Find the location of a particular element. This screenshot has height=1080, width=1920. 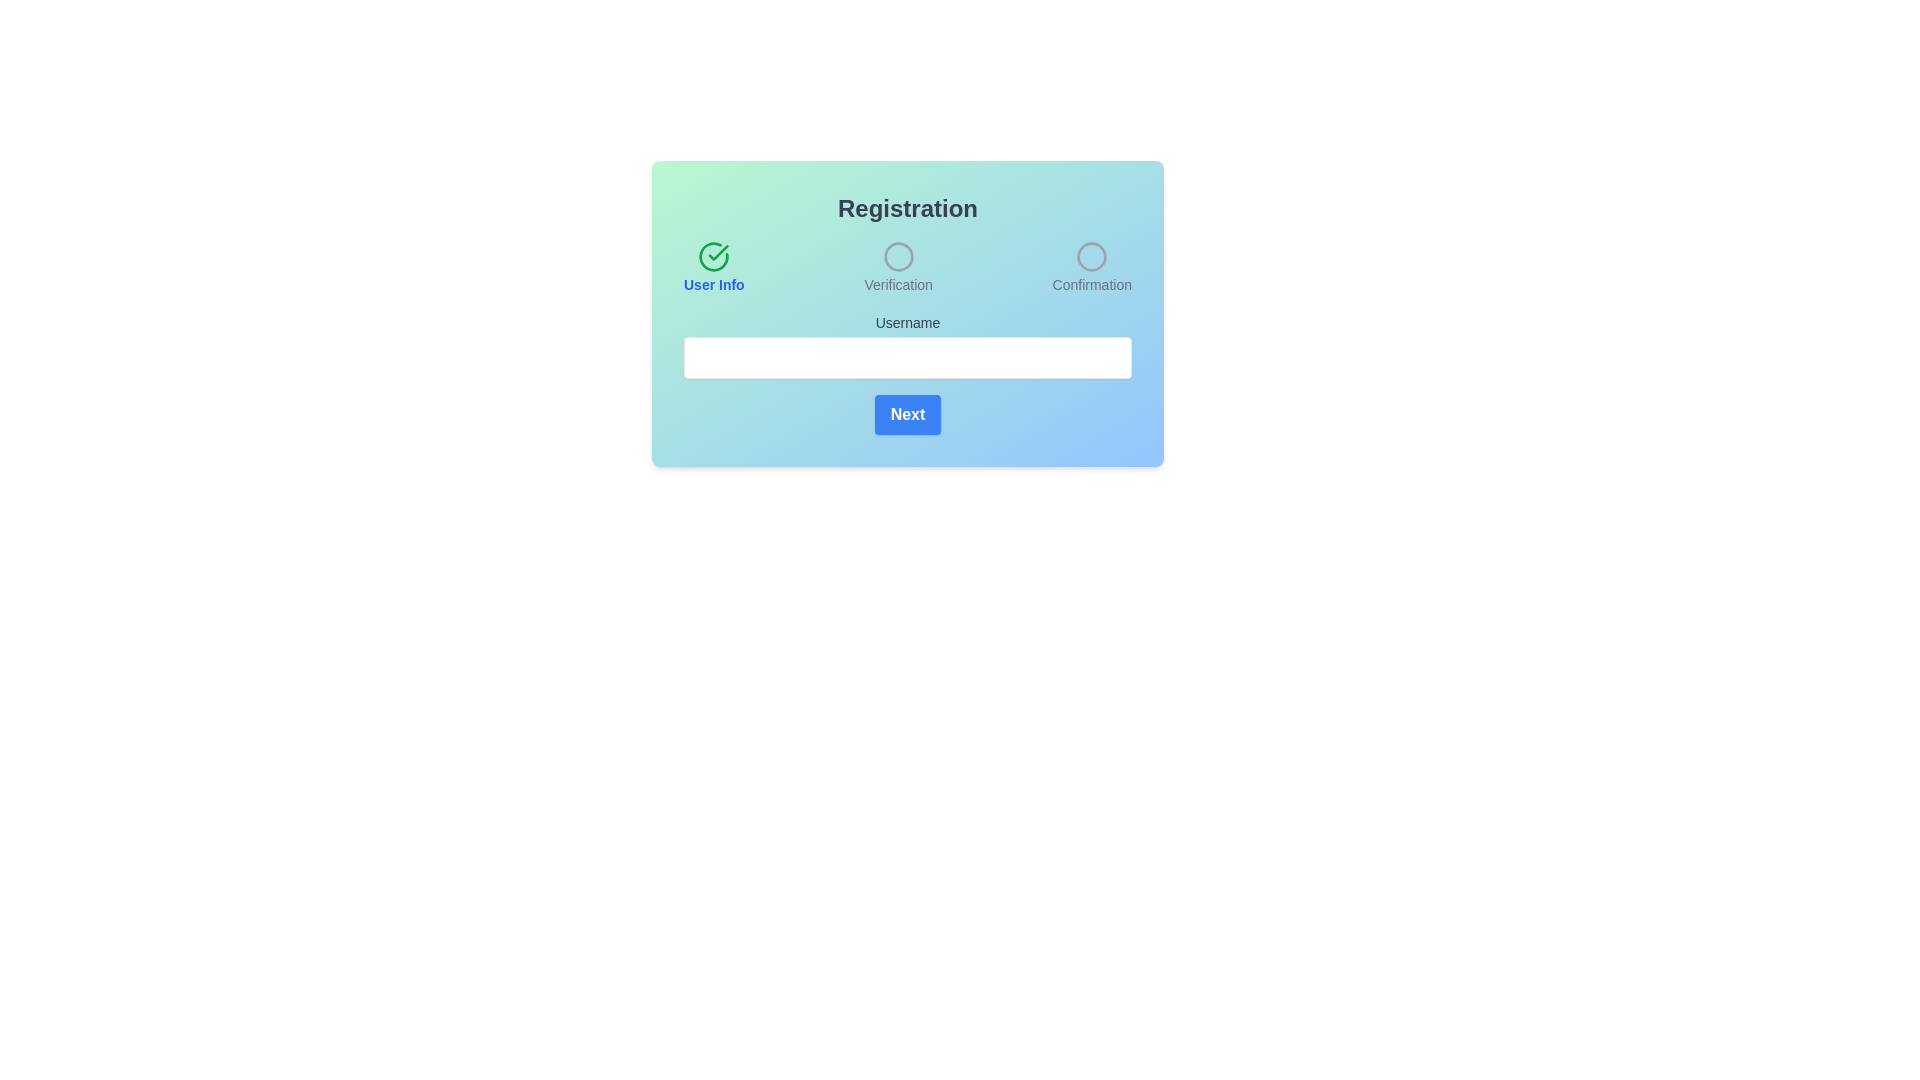

the green circular icon with a checkmark inside, located next to the 'User Info' label in the 'Registration' section of the registration card is located at coordinates (714, 256).